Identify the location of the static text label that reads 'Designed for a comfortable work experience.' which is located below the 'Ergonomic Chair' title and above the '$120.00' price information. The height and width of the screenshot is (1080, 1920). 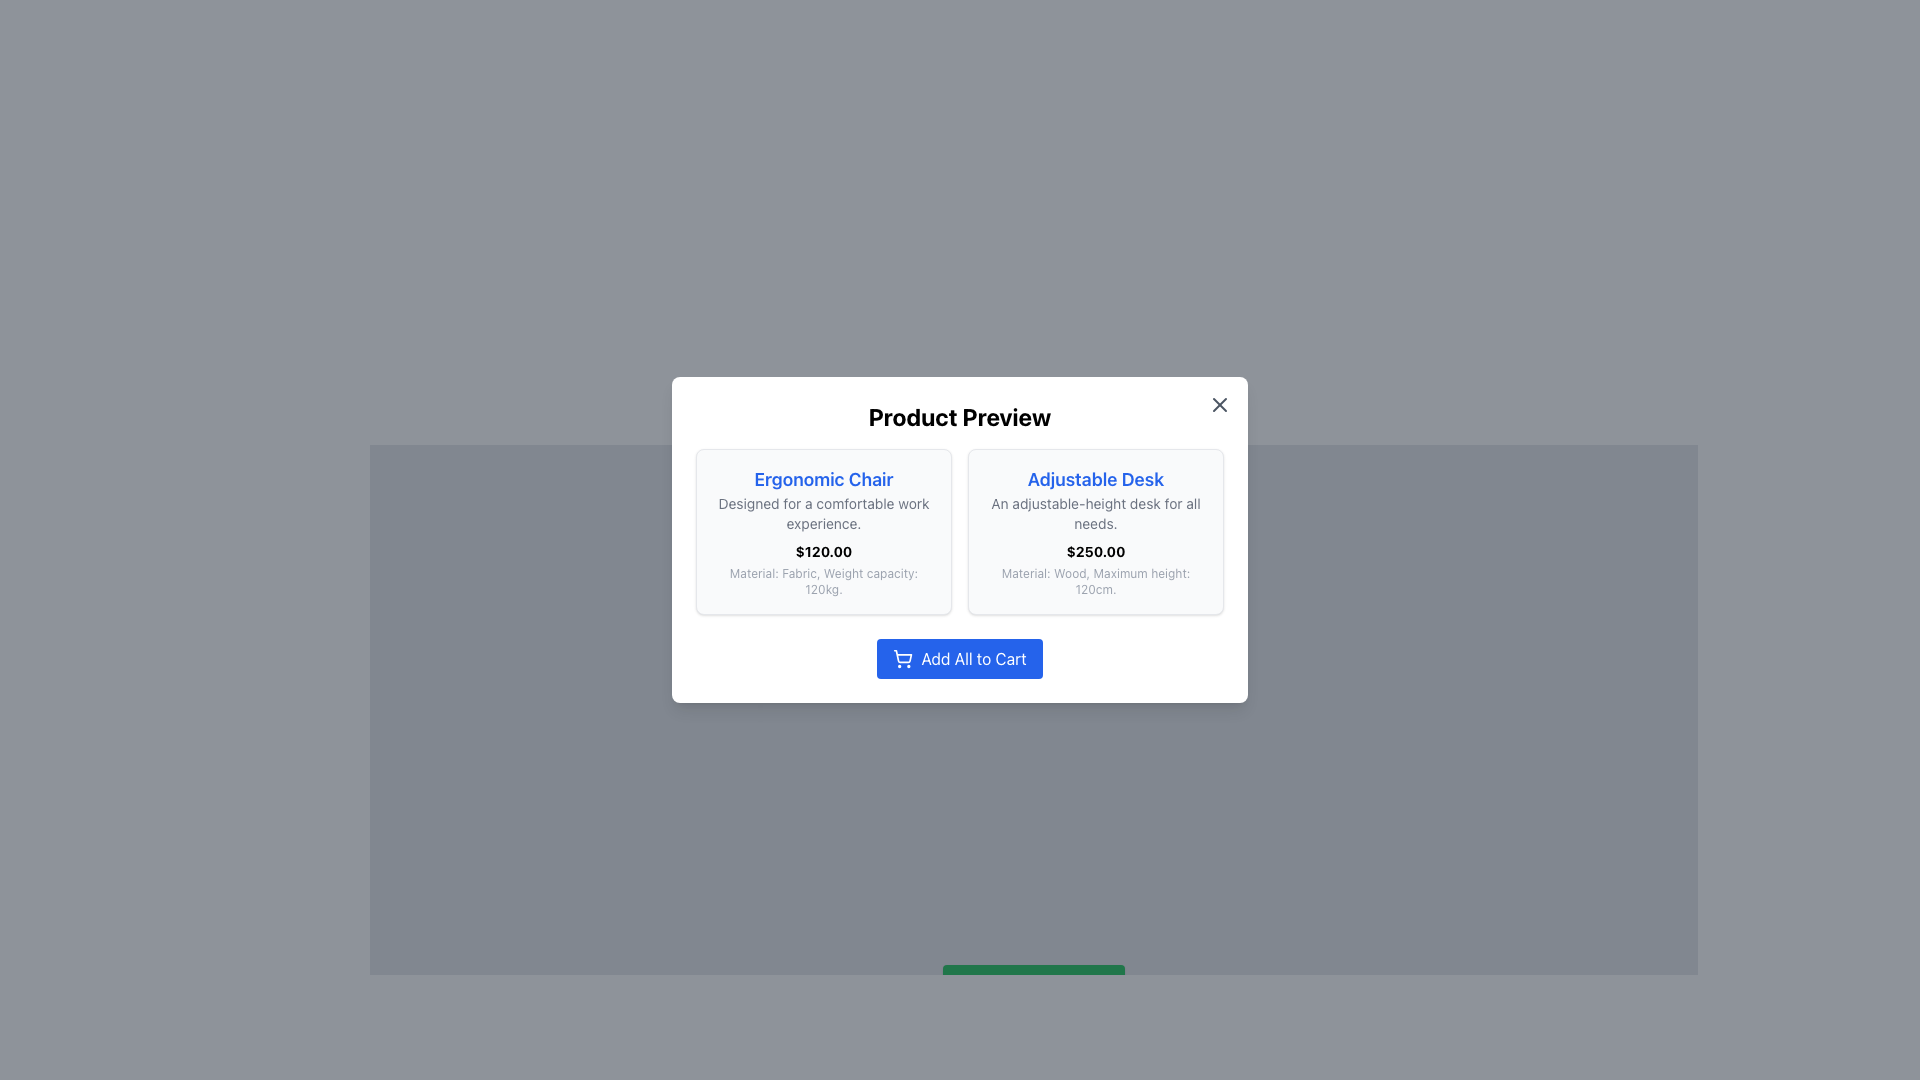
(824, 512).